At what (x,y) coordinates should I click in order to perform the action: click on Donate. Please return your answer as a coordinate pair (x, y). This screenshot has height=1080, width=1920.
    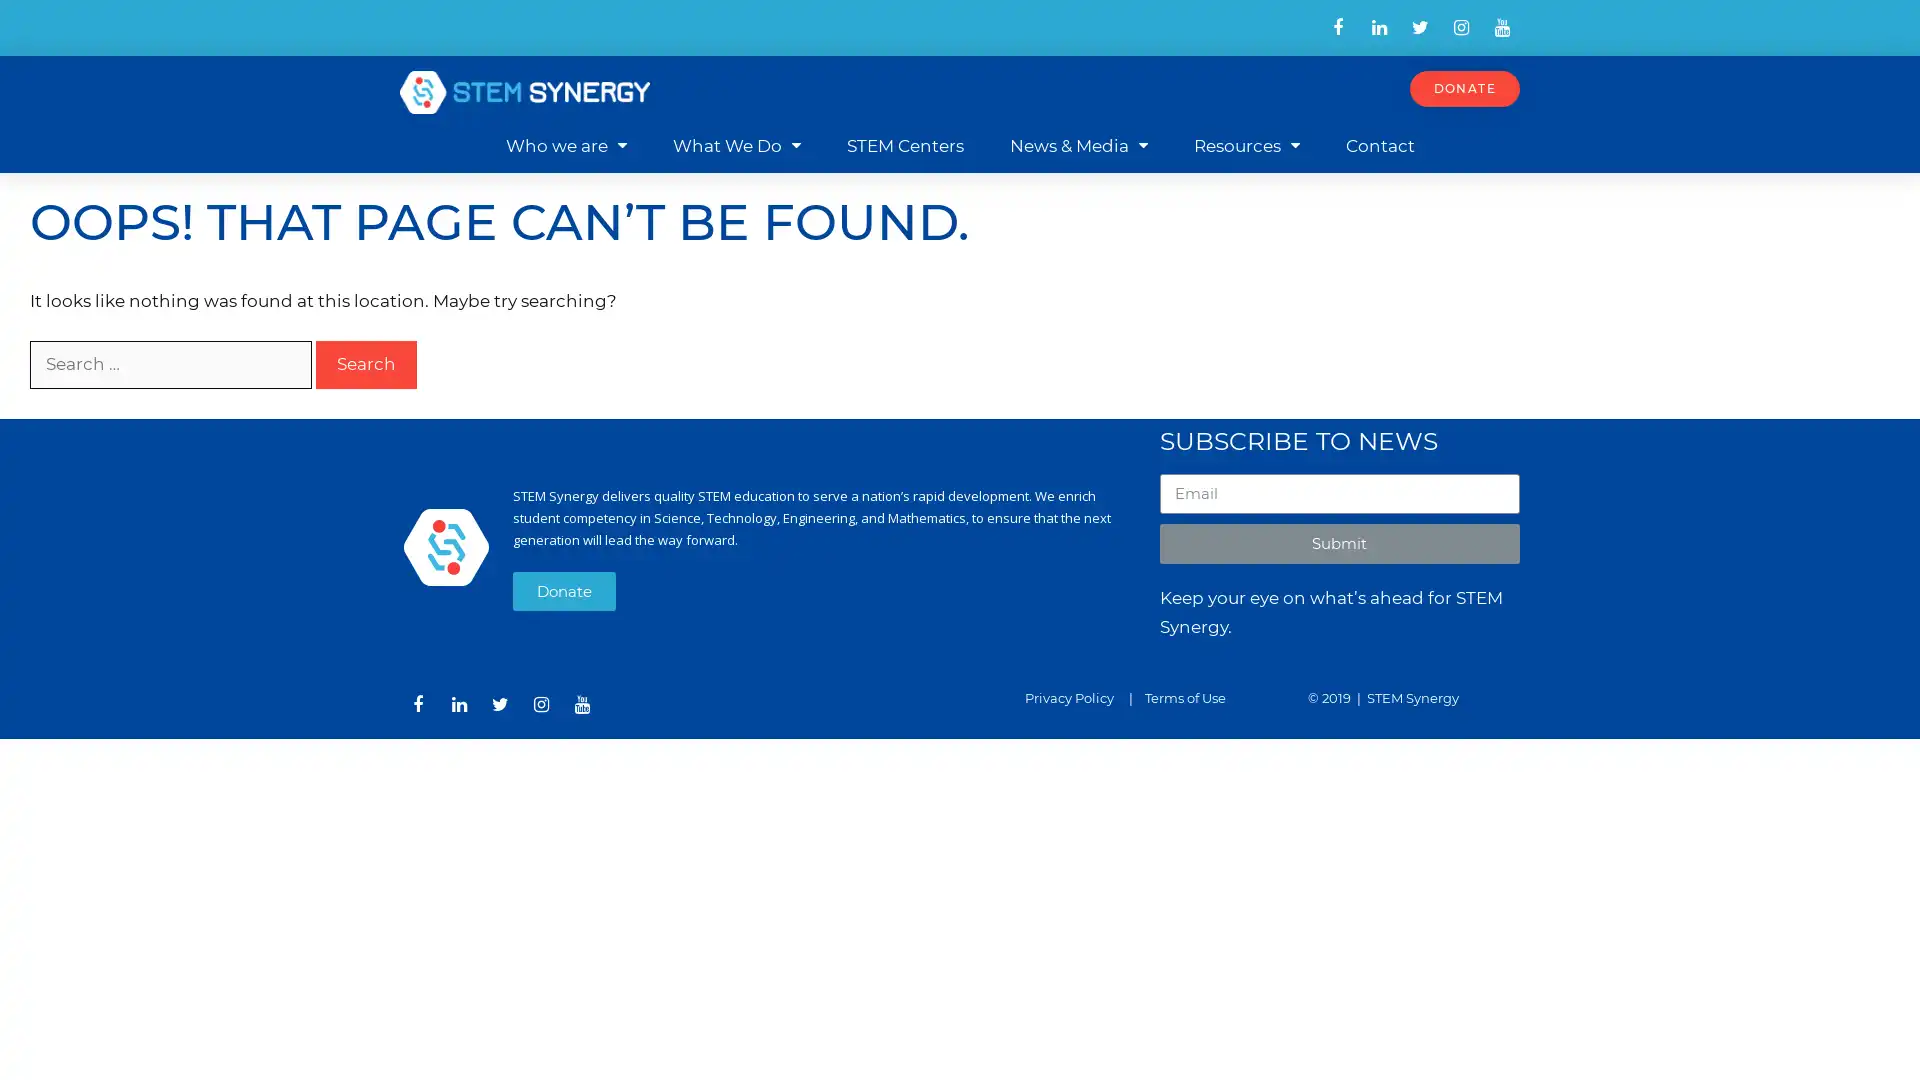
    Looking at the image, I should click on (563, 589).